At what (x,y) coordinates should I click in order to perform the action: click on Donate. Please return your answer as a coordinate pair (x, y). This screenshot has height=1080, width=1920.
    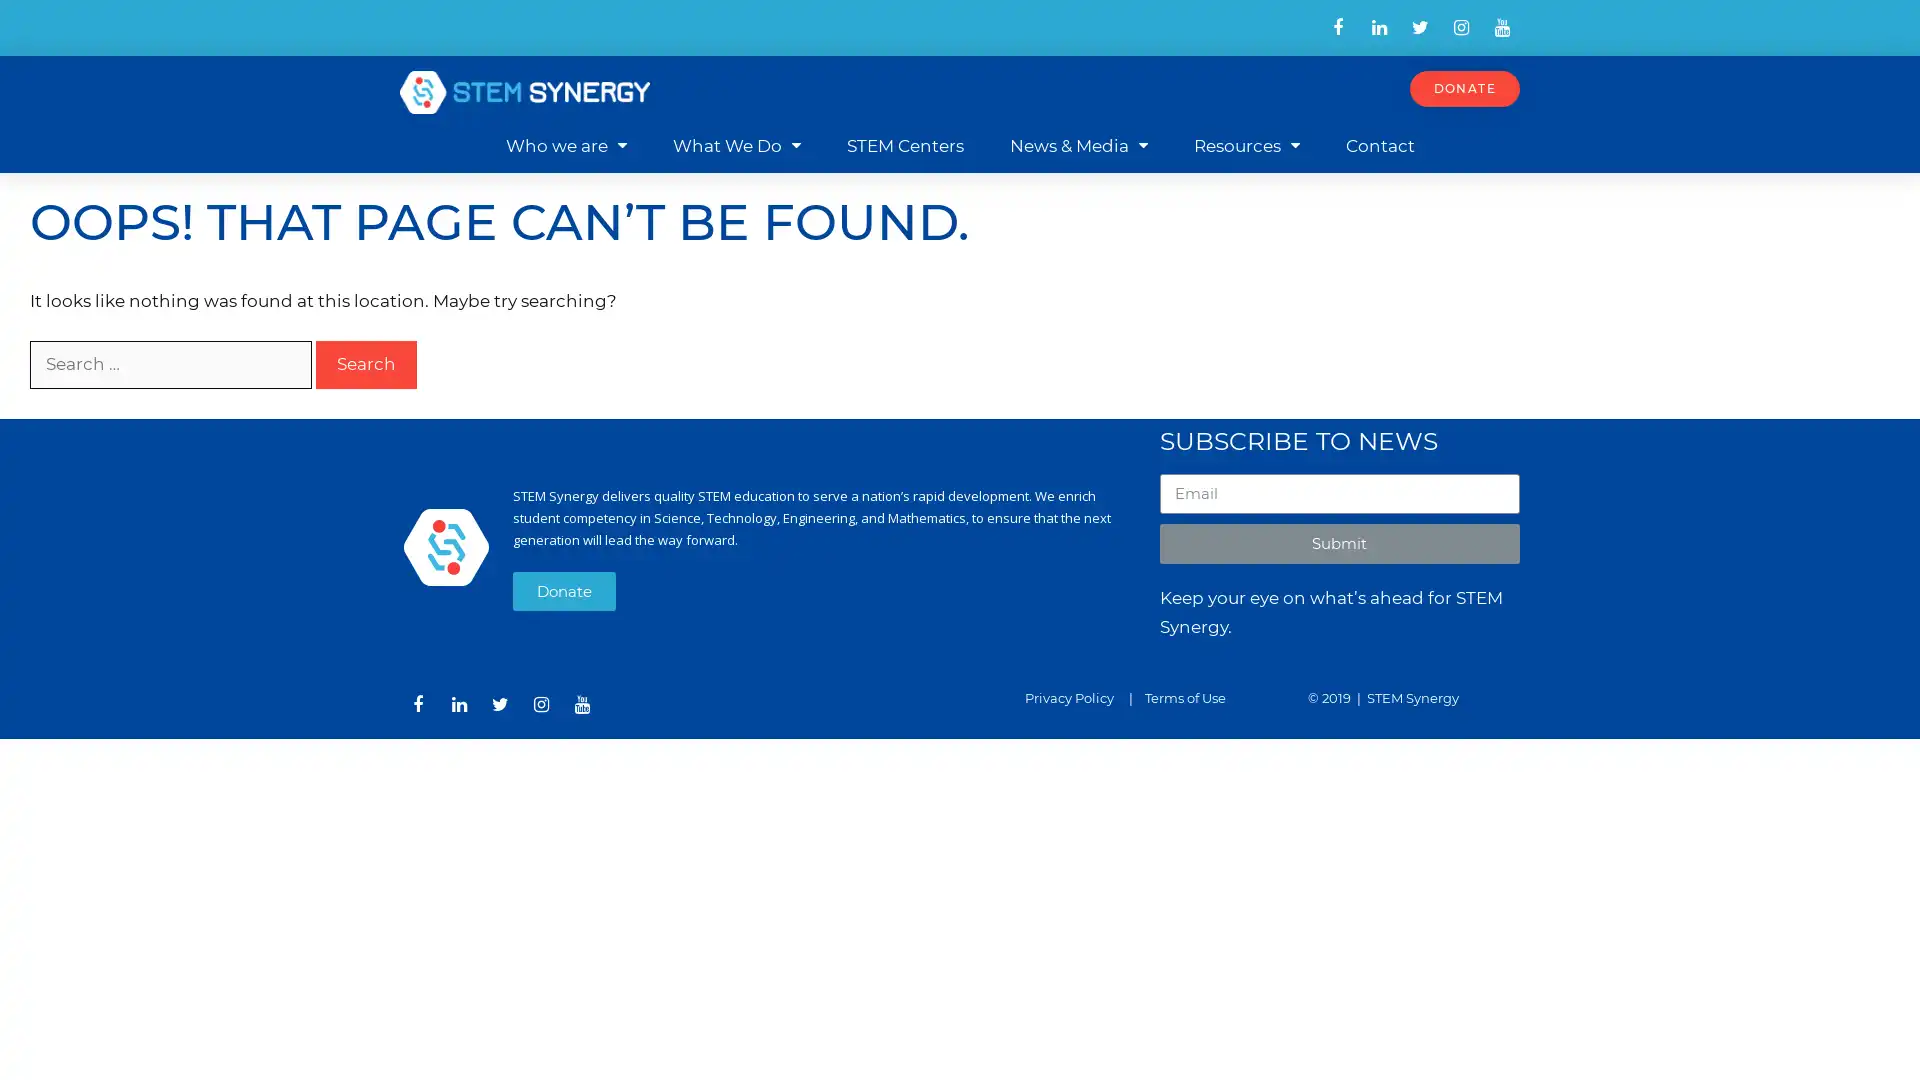
    Looking at the image, I should click on (563, 589).